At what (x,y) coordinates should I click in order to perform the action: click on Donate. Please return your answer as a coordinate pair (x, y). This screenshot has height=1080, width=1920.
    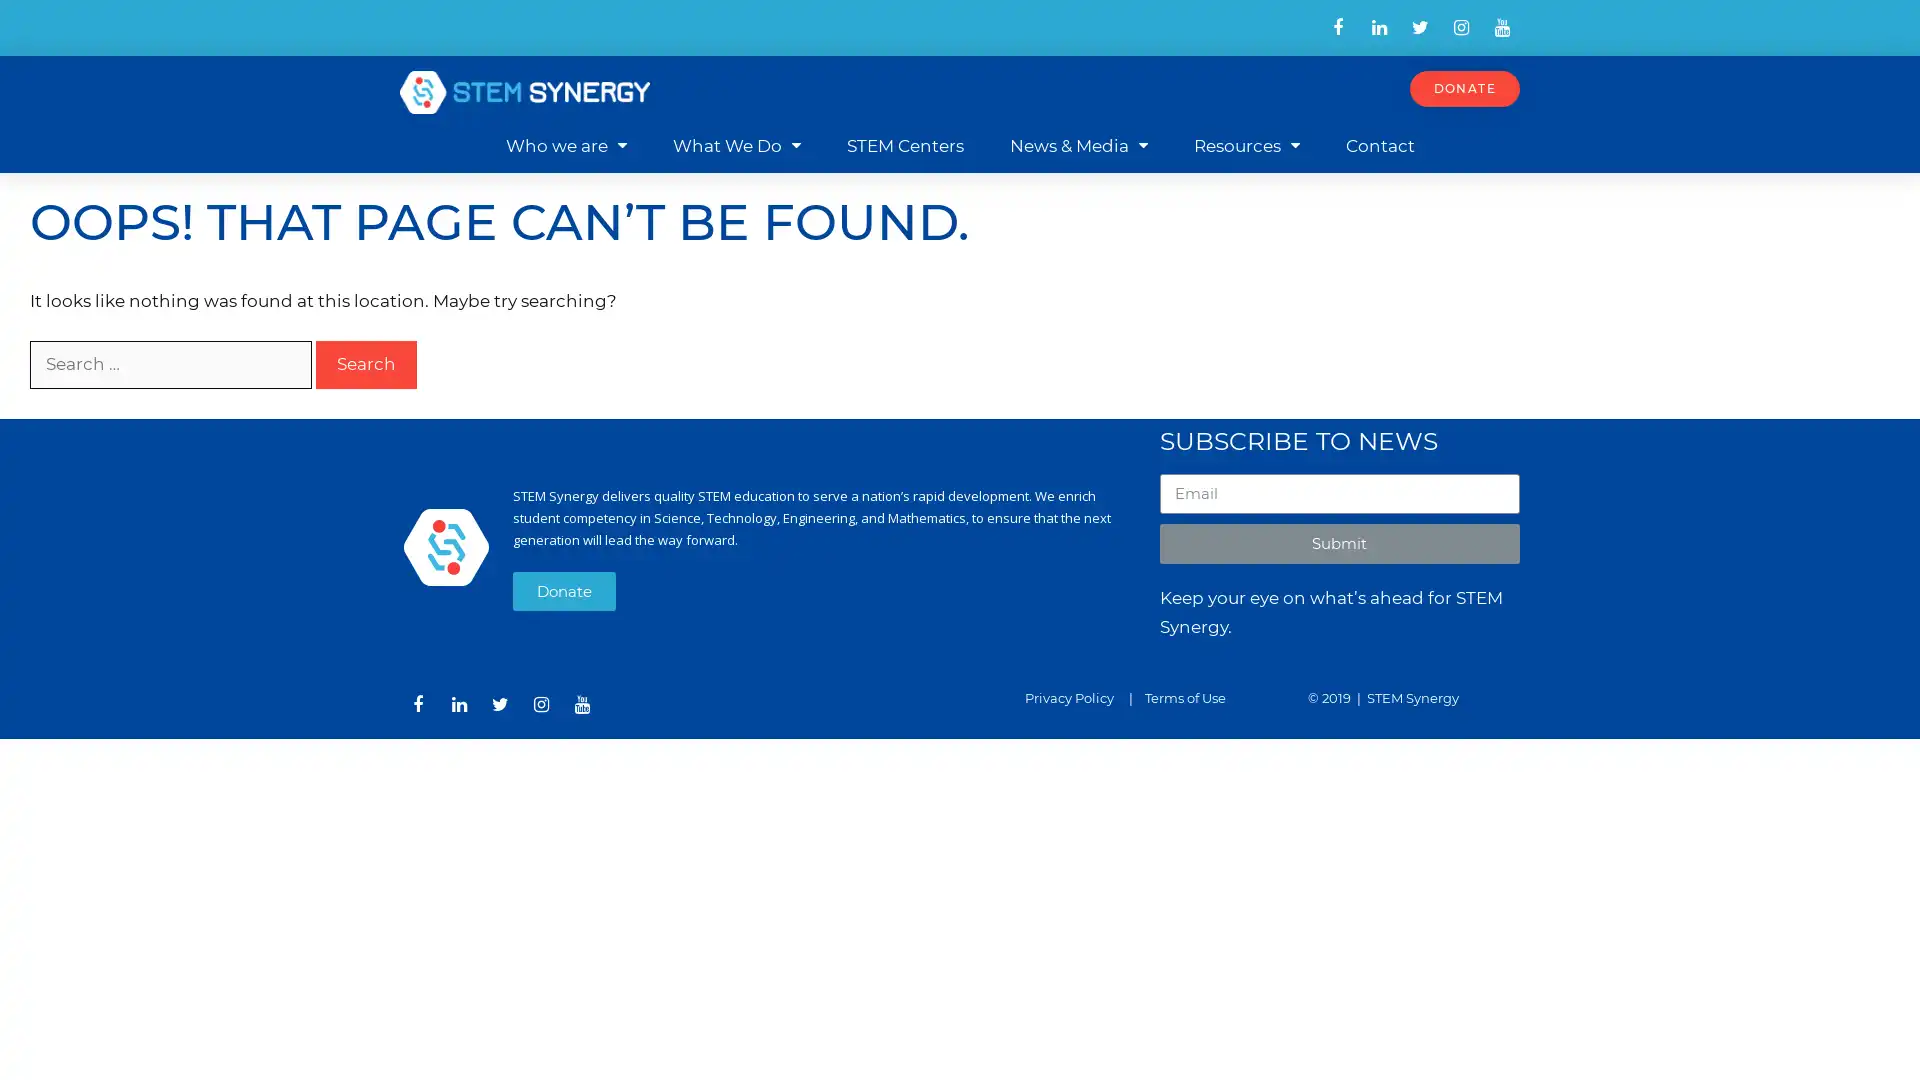
    Looking at the image, I should click on (563, 589).